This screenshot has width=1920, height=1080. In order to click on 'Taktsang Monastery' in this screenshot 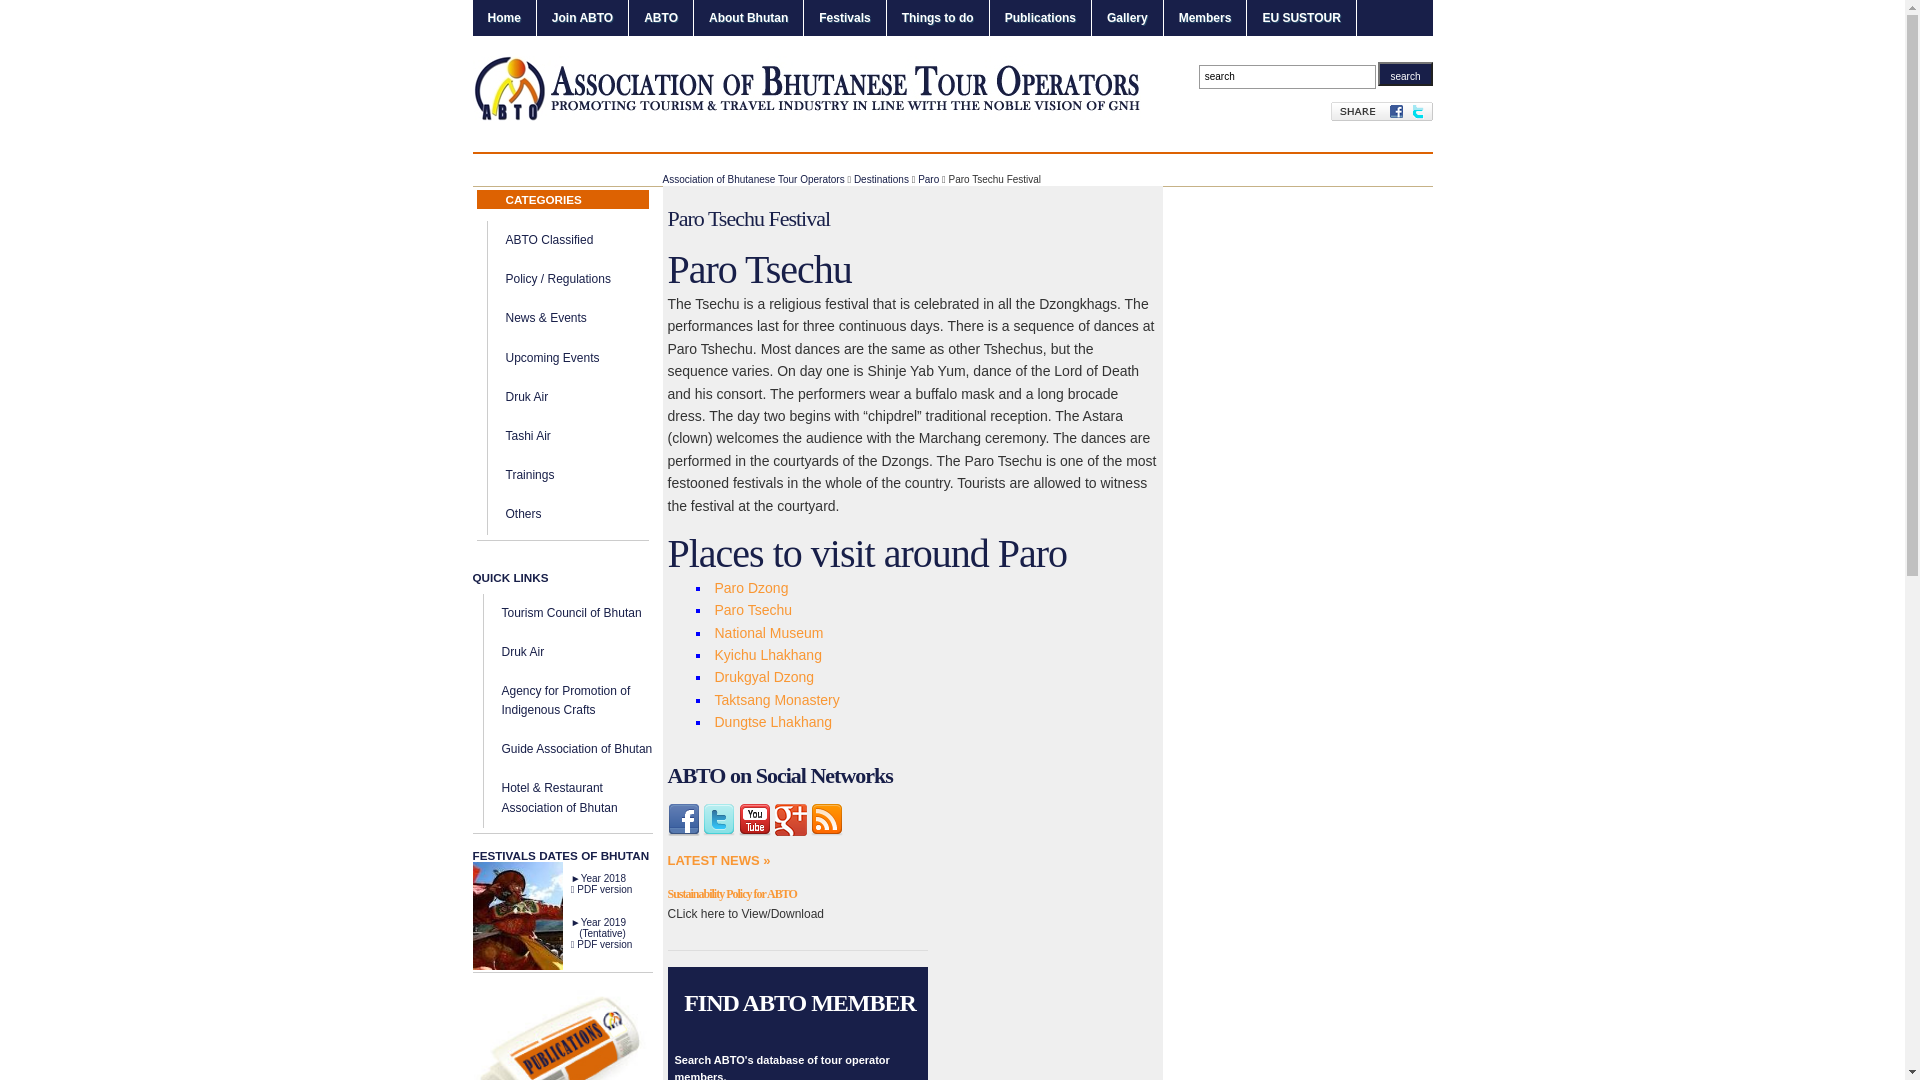, I will do `click(775, 698)`.